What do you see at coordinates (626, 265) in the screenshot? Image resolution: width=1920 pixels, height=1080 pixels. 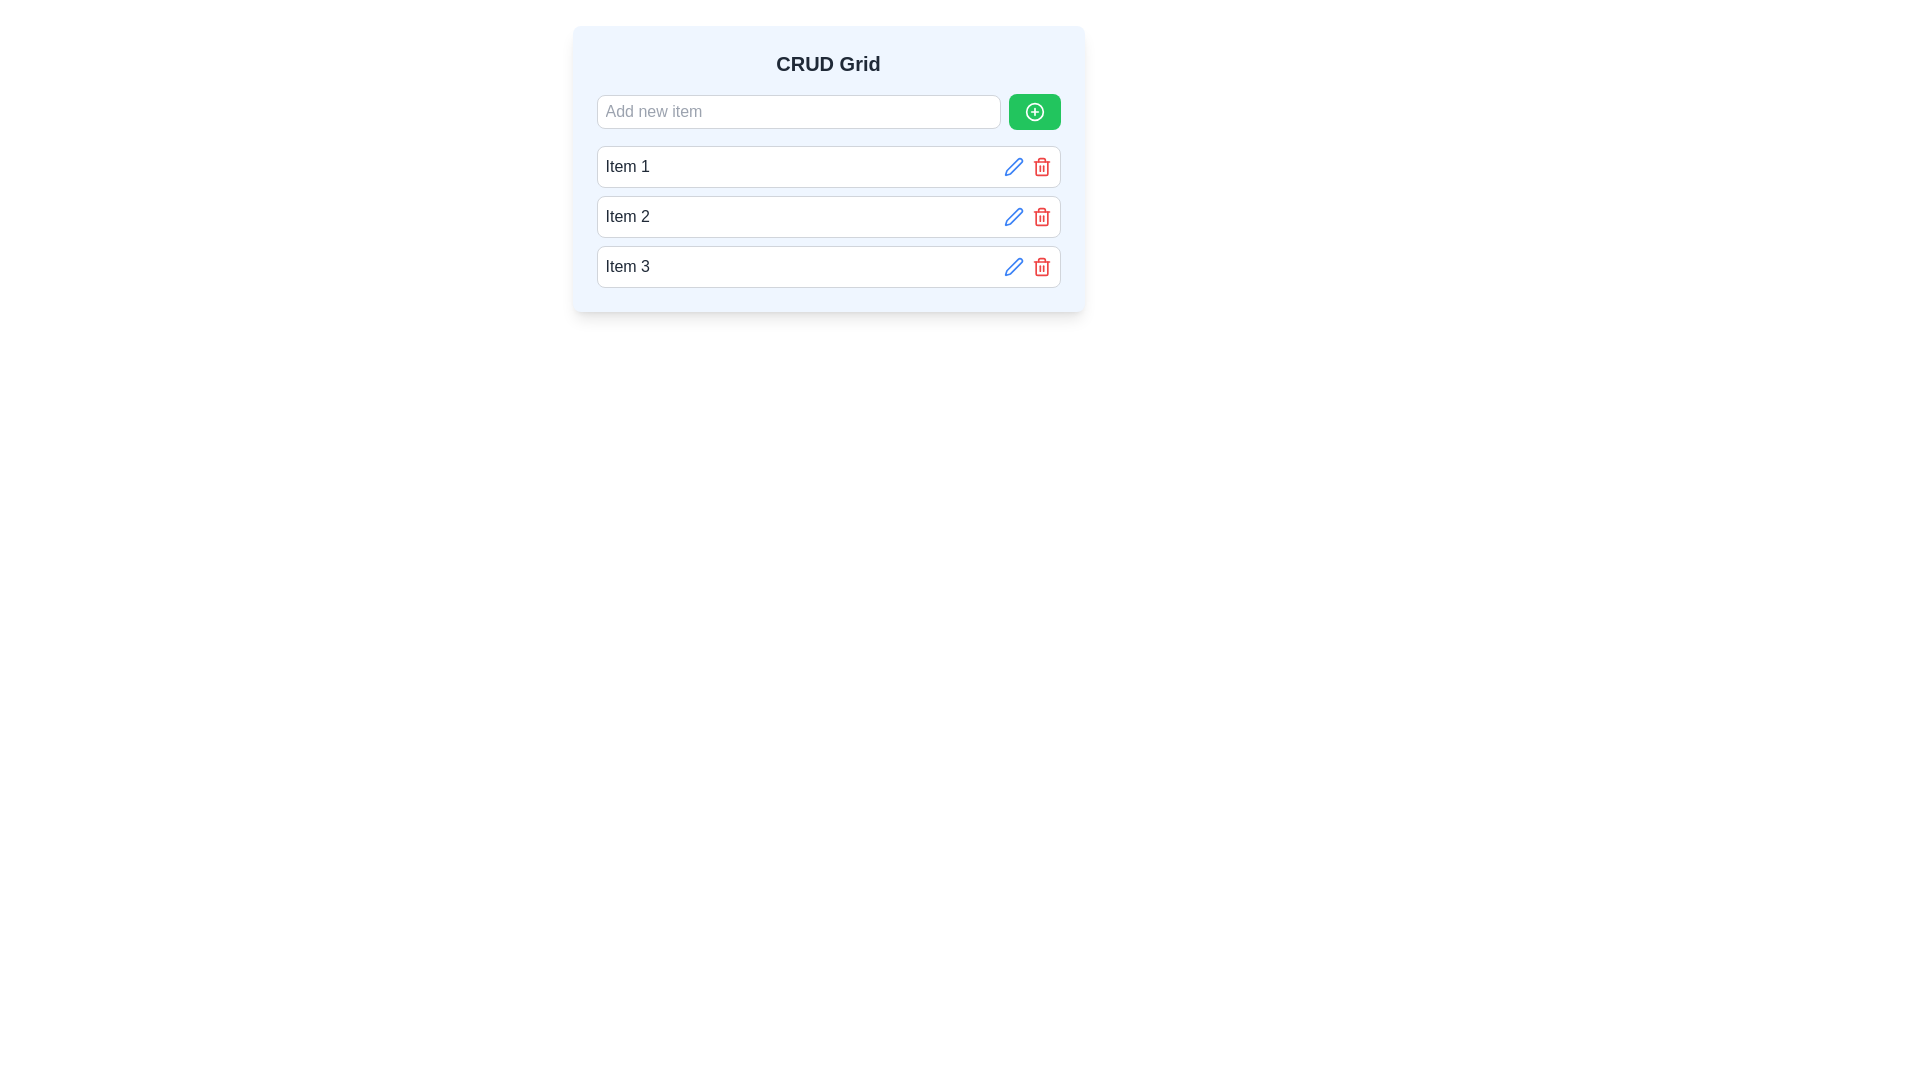 I see `the text block that serves as a label for the third item in the CRUD grid interface, positioned on the left side of the third row` at bounding box center [626, 265].